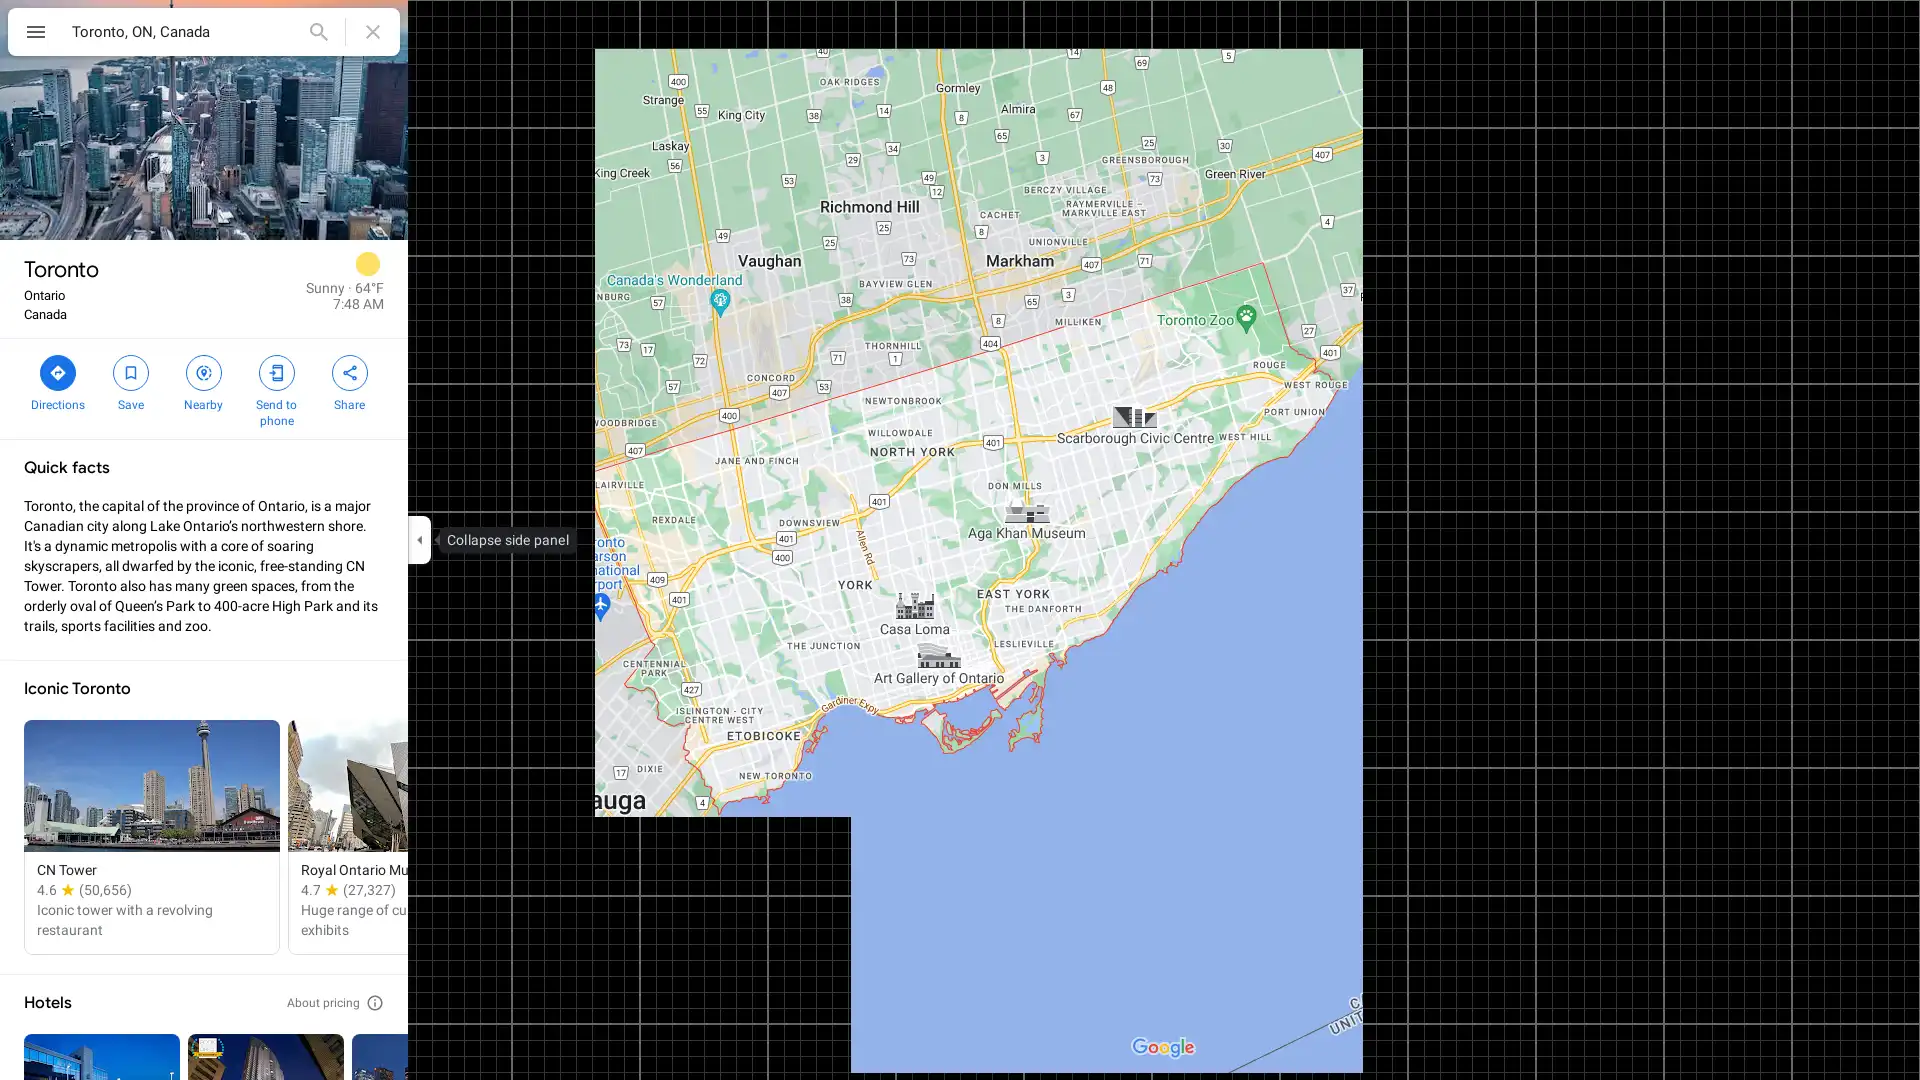  What do you see at coordinates (35, 34) in the screenshot?
I see `Menu` at bounding box center [35, 34].